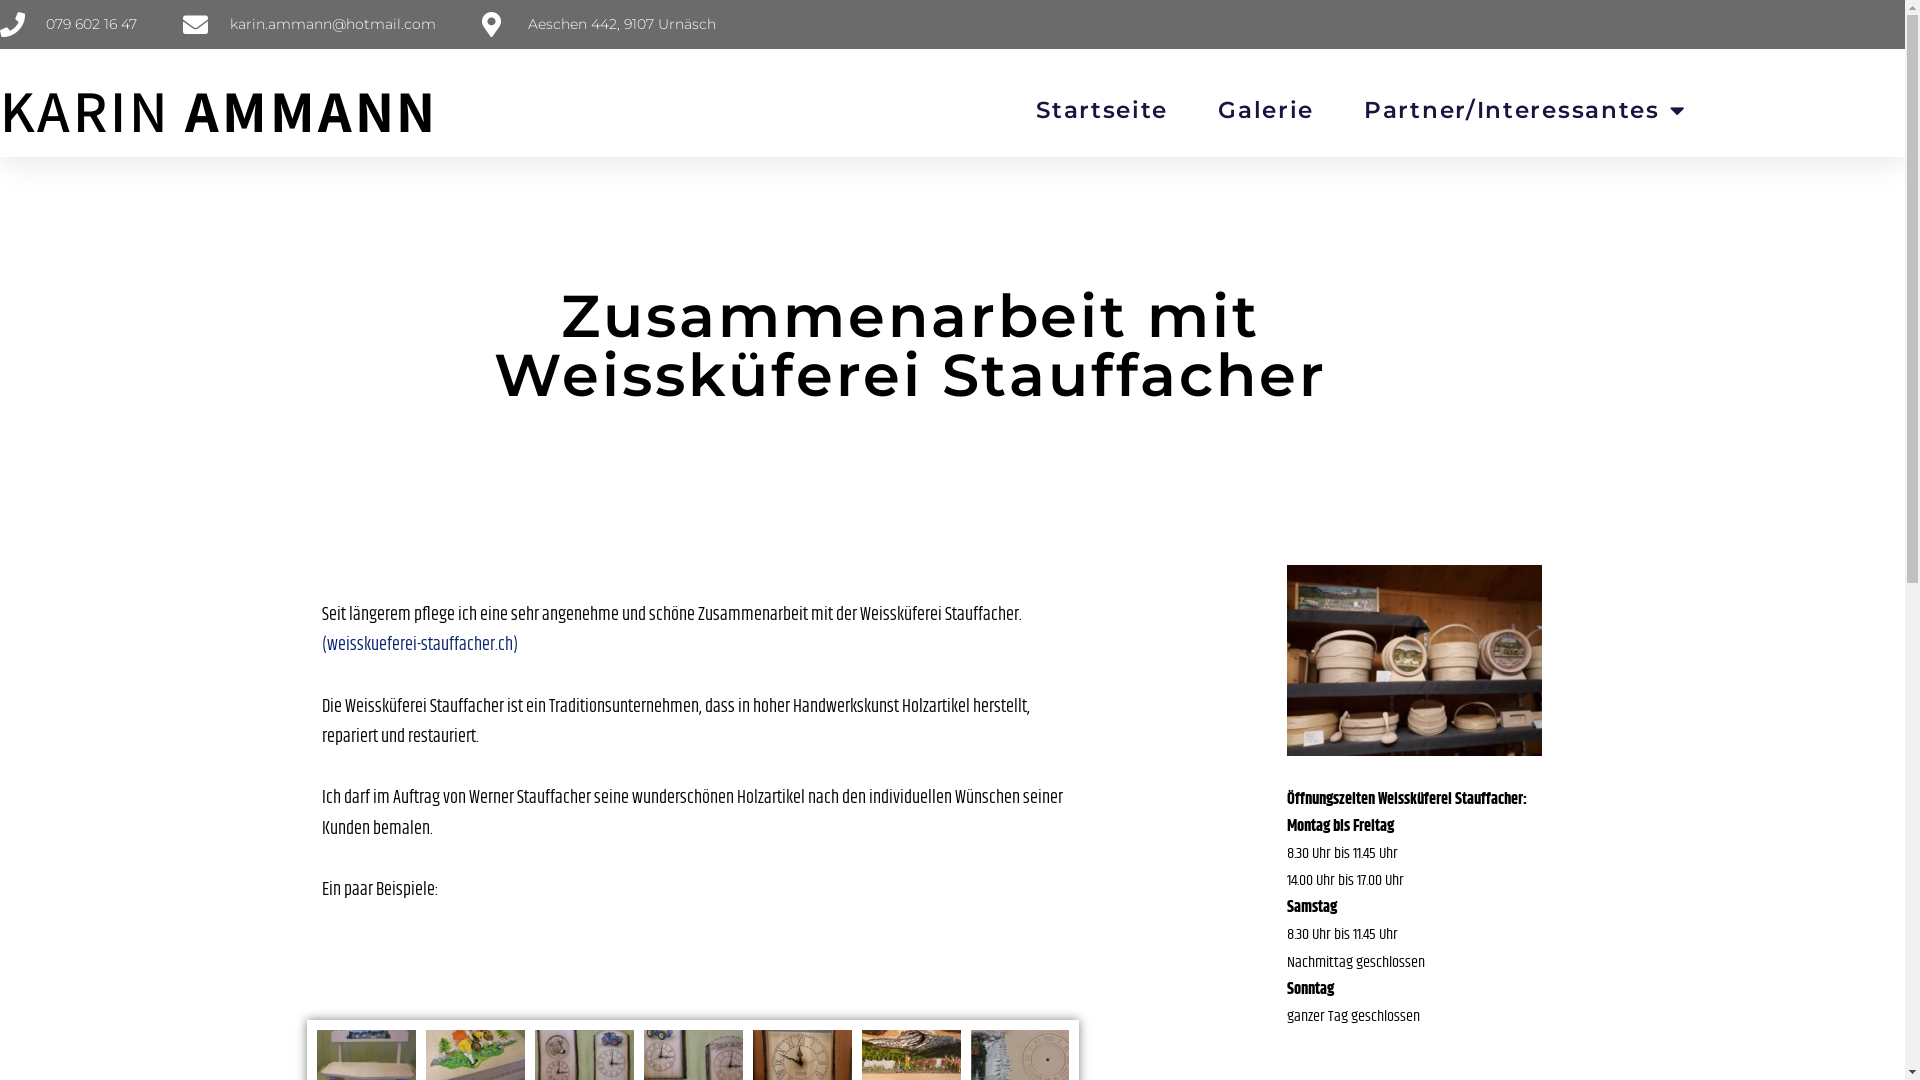 This screenshot has height=1080, width=1920. Describe the element at coordinates (1265, 110) in the screenshot. I see `'Galerie'` at that location.